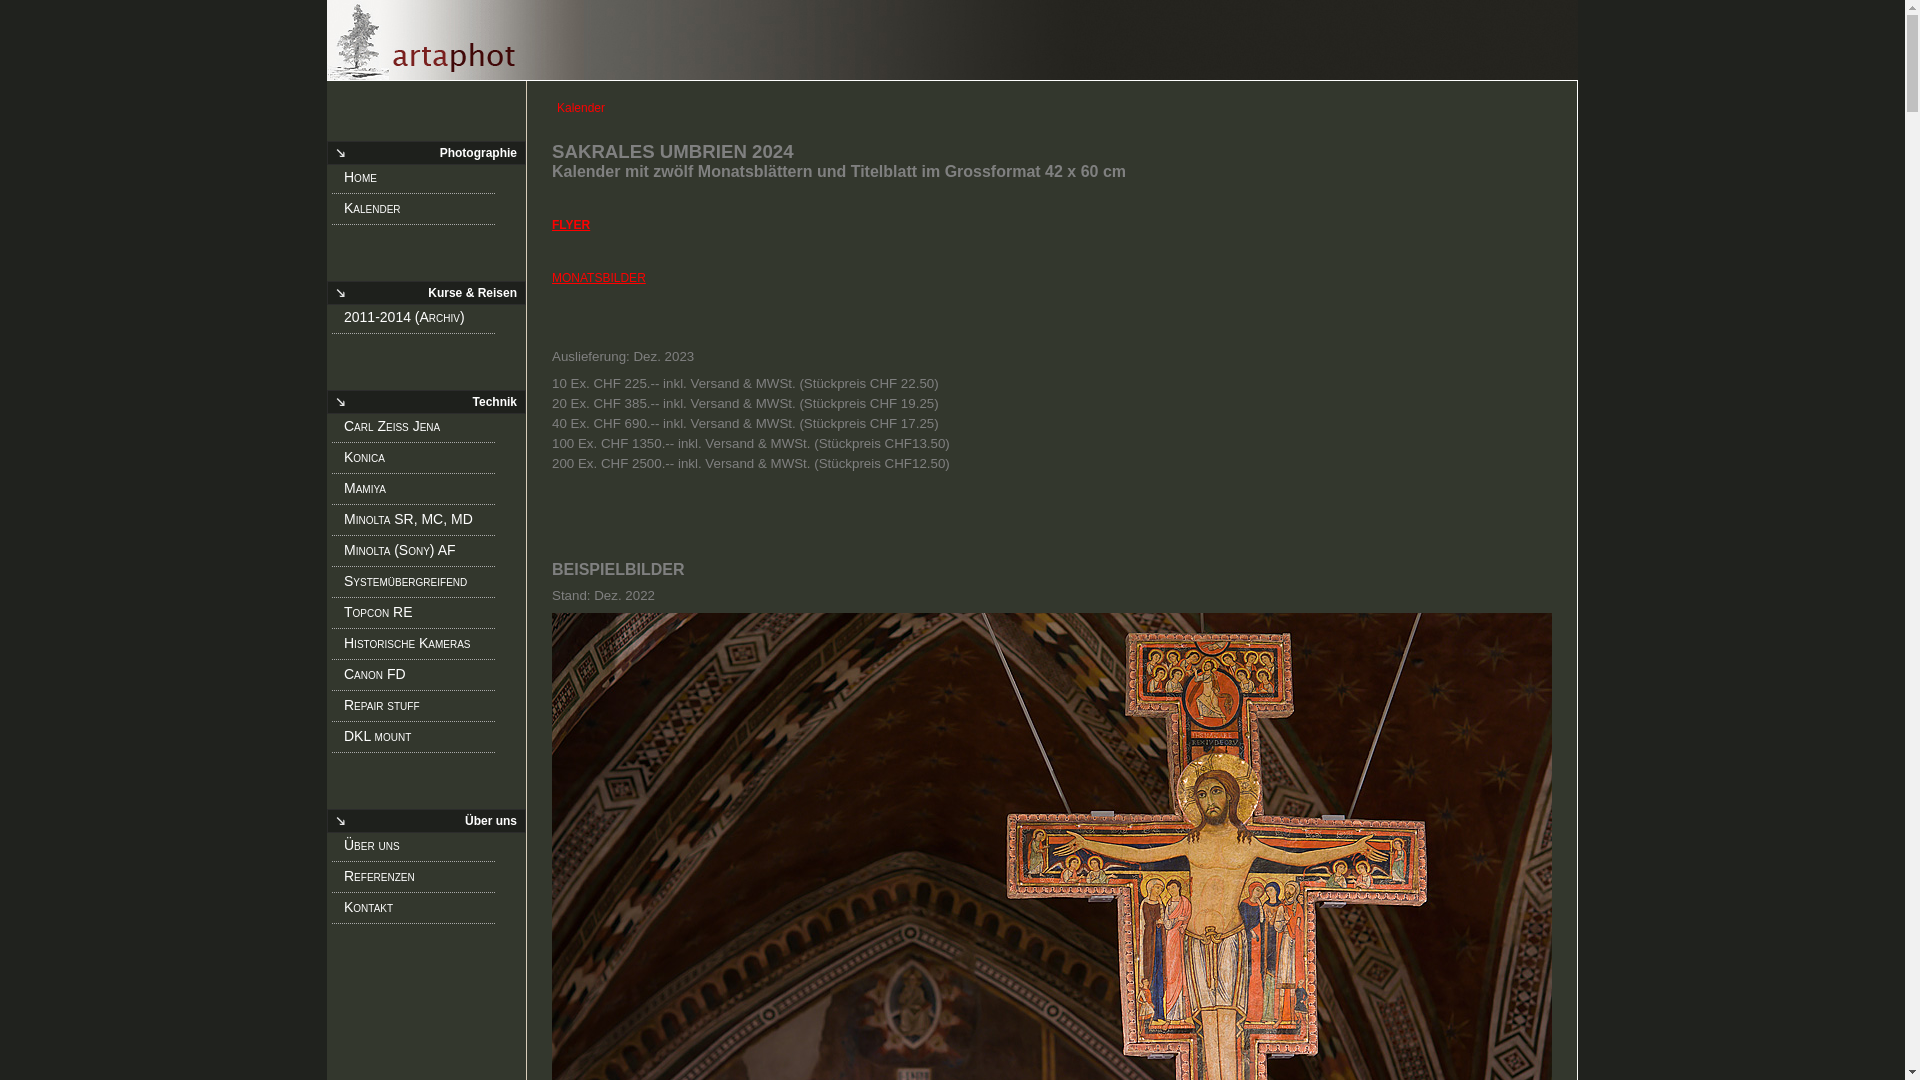 The width and height of the screenshot is (1920, 1080). What do you see at coordinates (419, 461) in the screenshot?
I see `'Konica'` at bounding box center [419, 461].